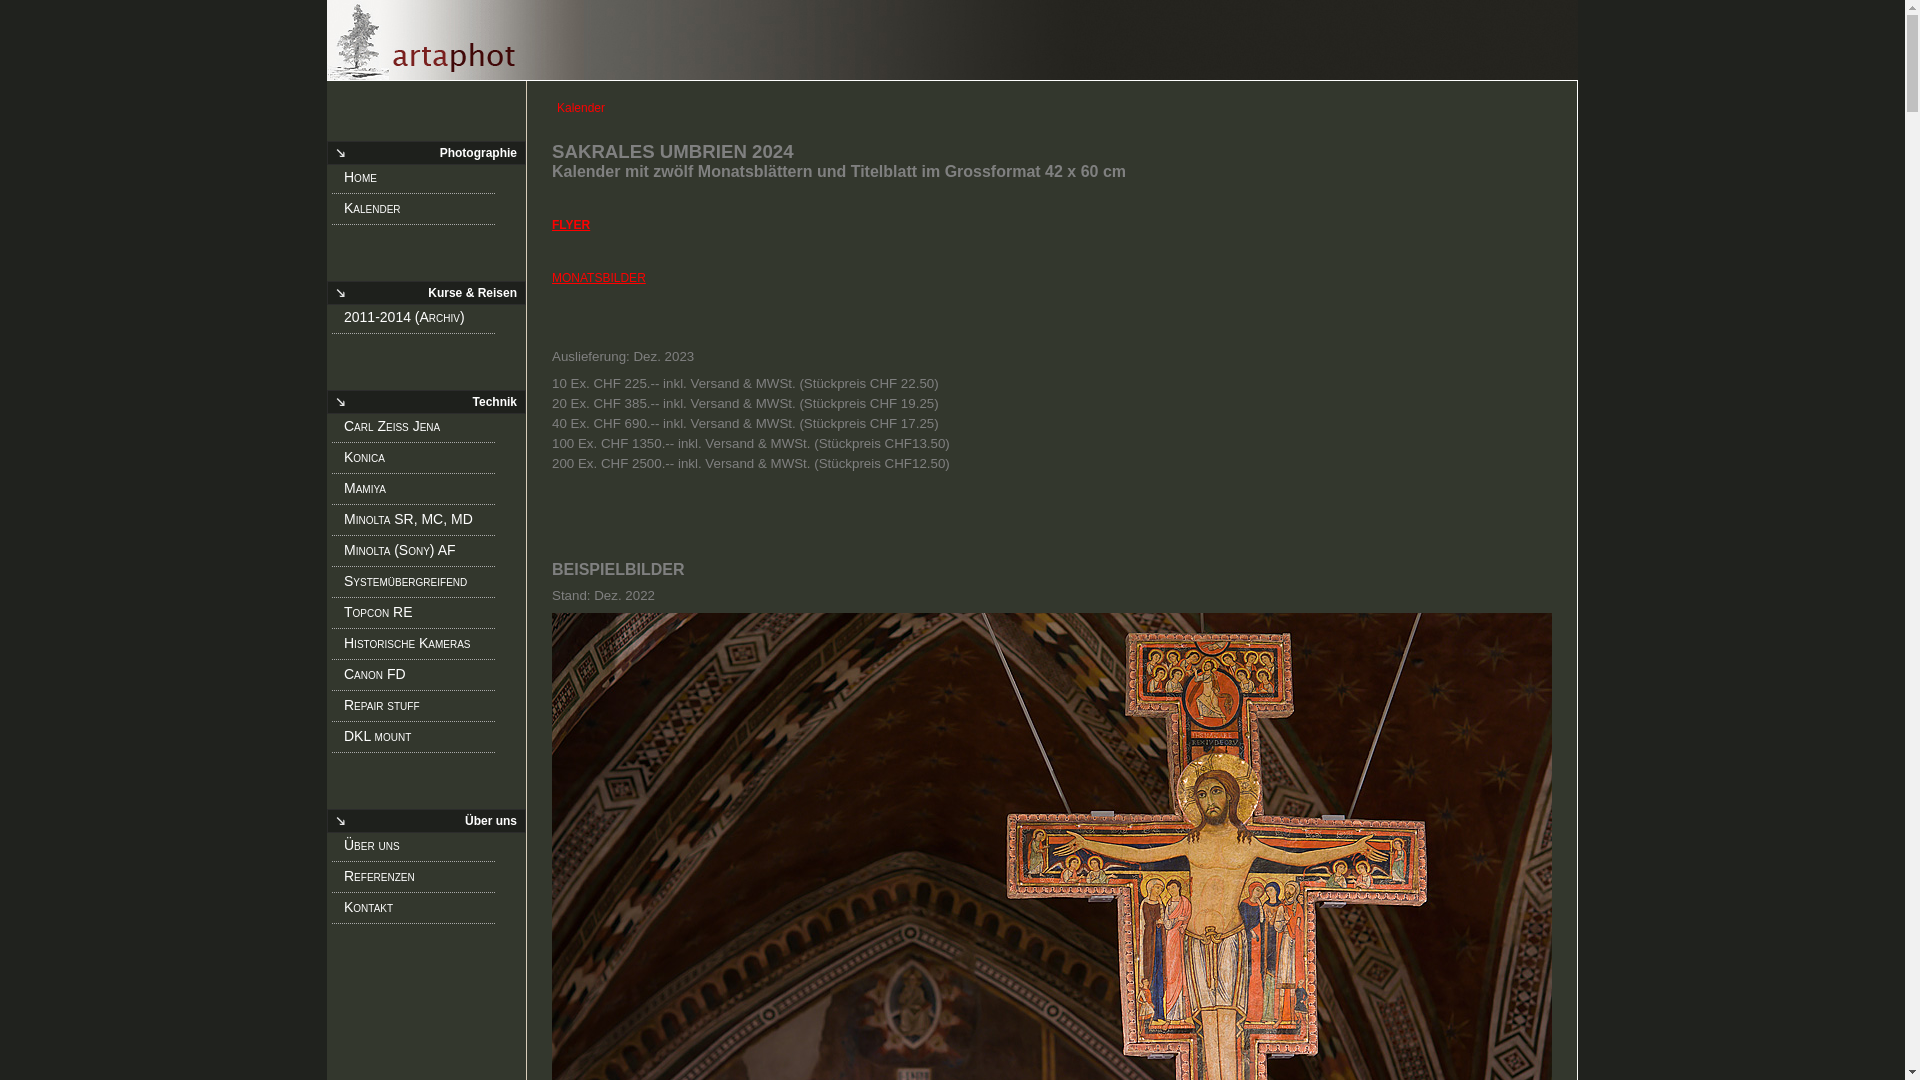 The width and height of the screenshot is (1920, 1080). What do you see at coordinates (419, 461) in the screenshot?
I see `'Konica'` at bounding box center [419, 461].